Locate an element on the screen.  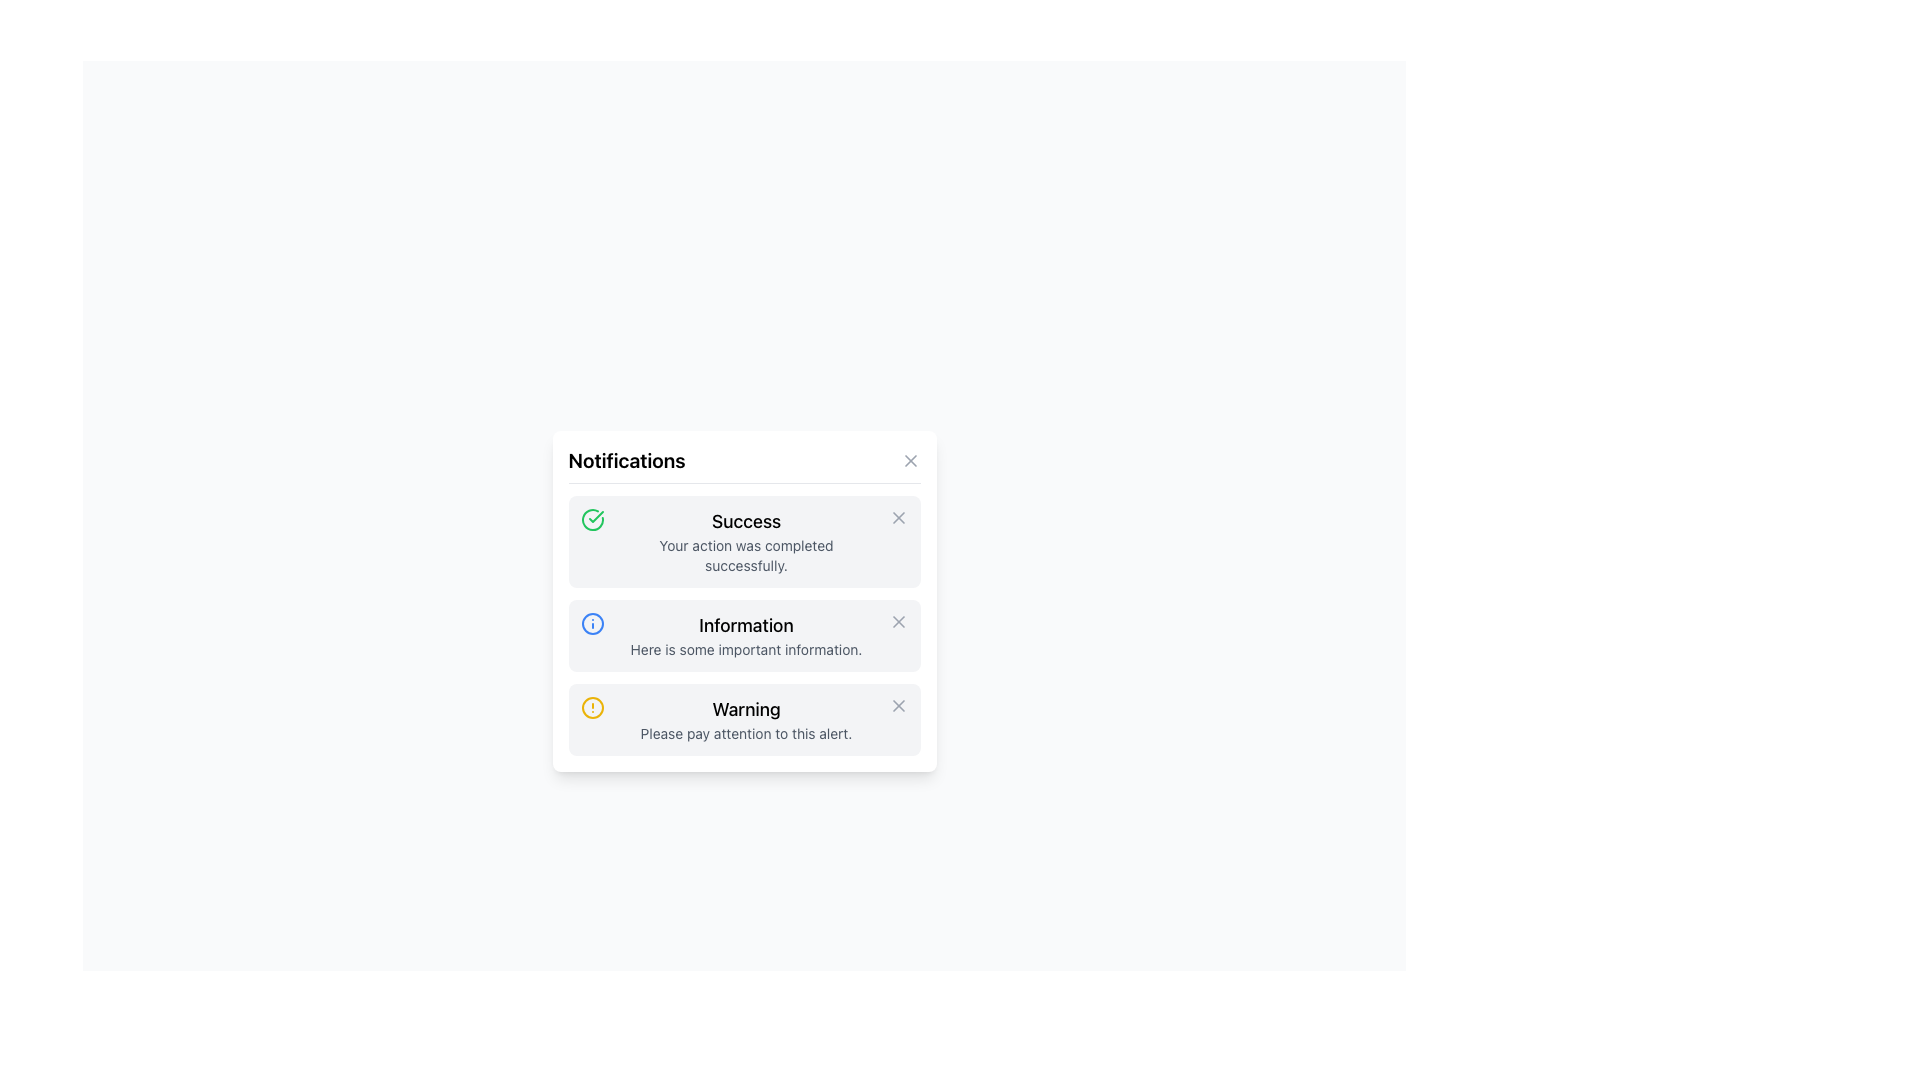
the decorative circular part of the blue information icon located to the left of the 'Information' label in the notification panel is located at coordinates (591, 622).